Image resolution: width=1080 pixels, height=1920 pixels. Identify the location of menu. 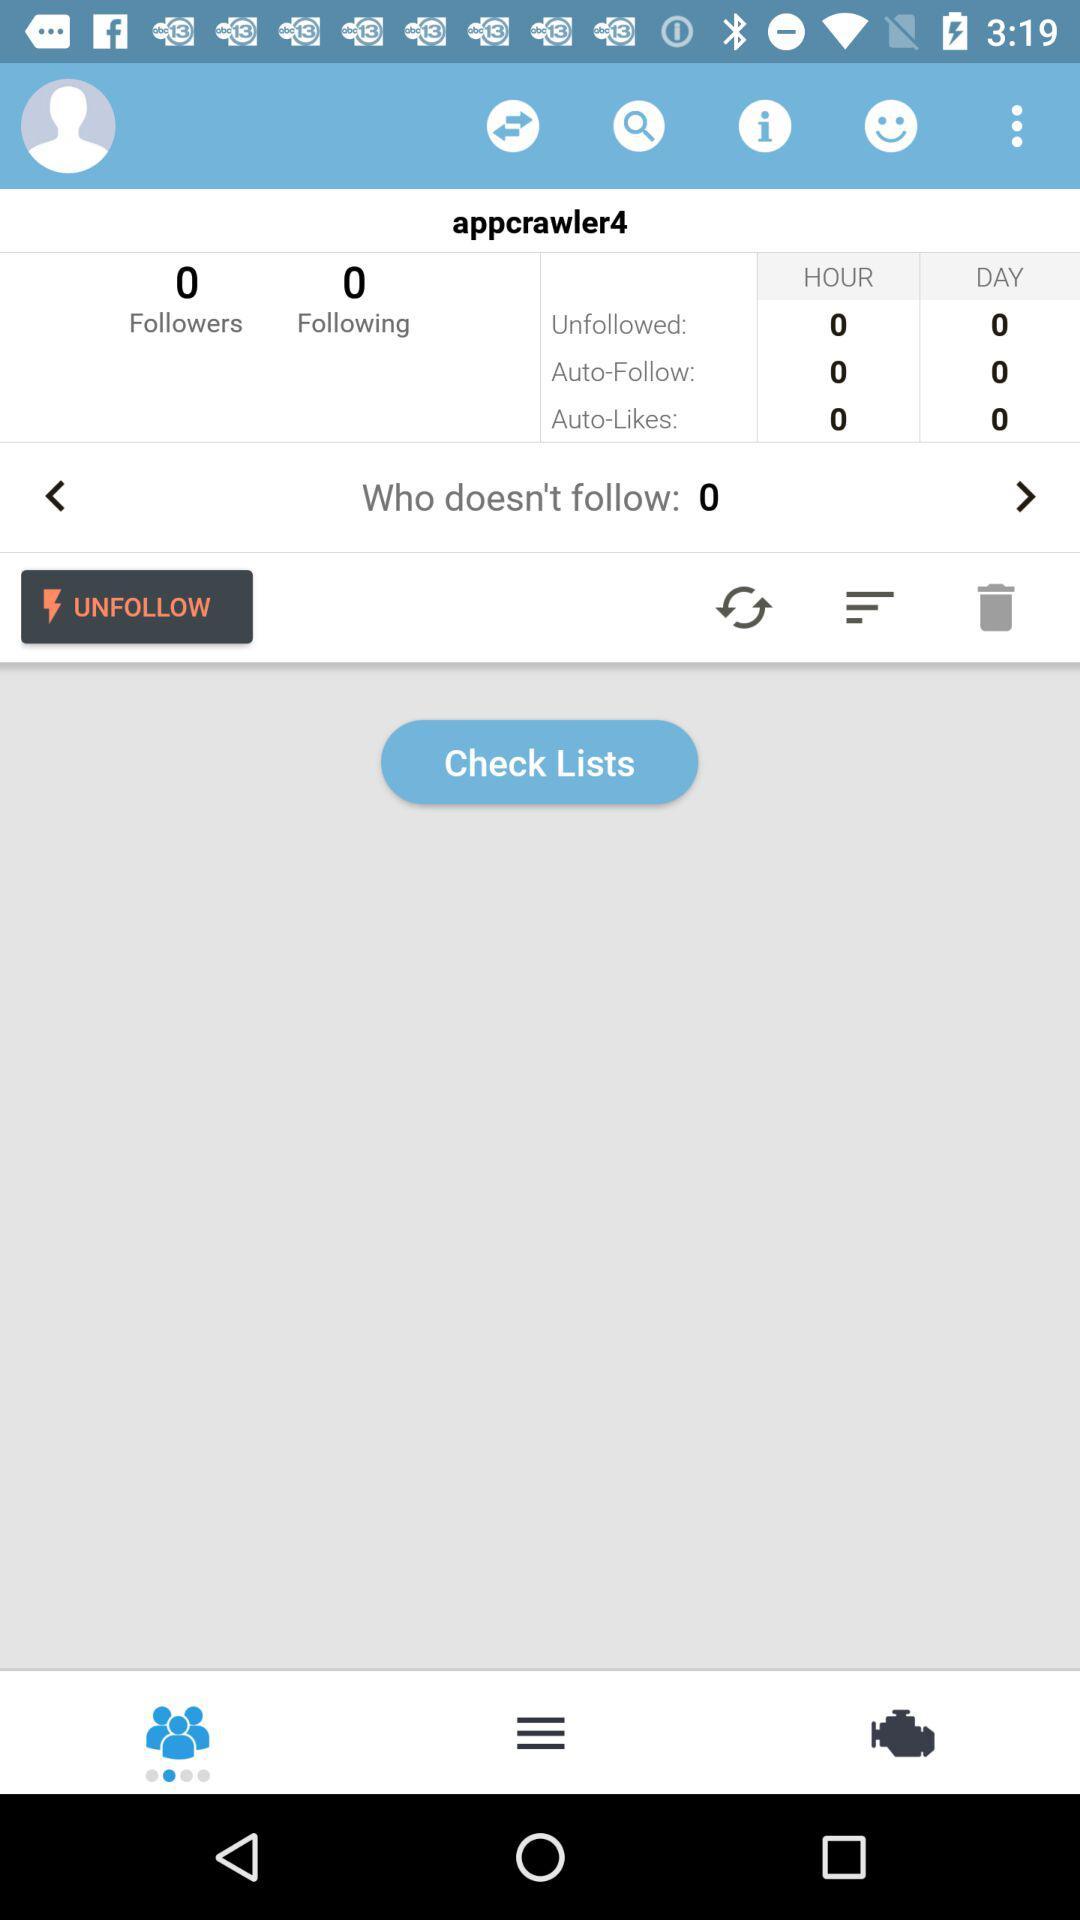
(540, 1730).